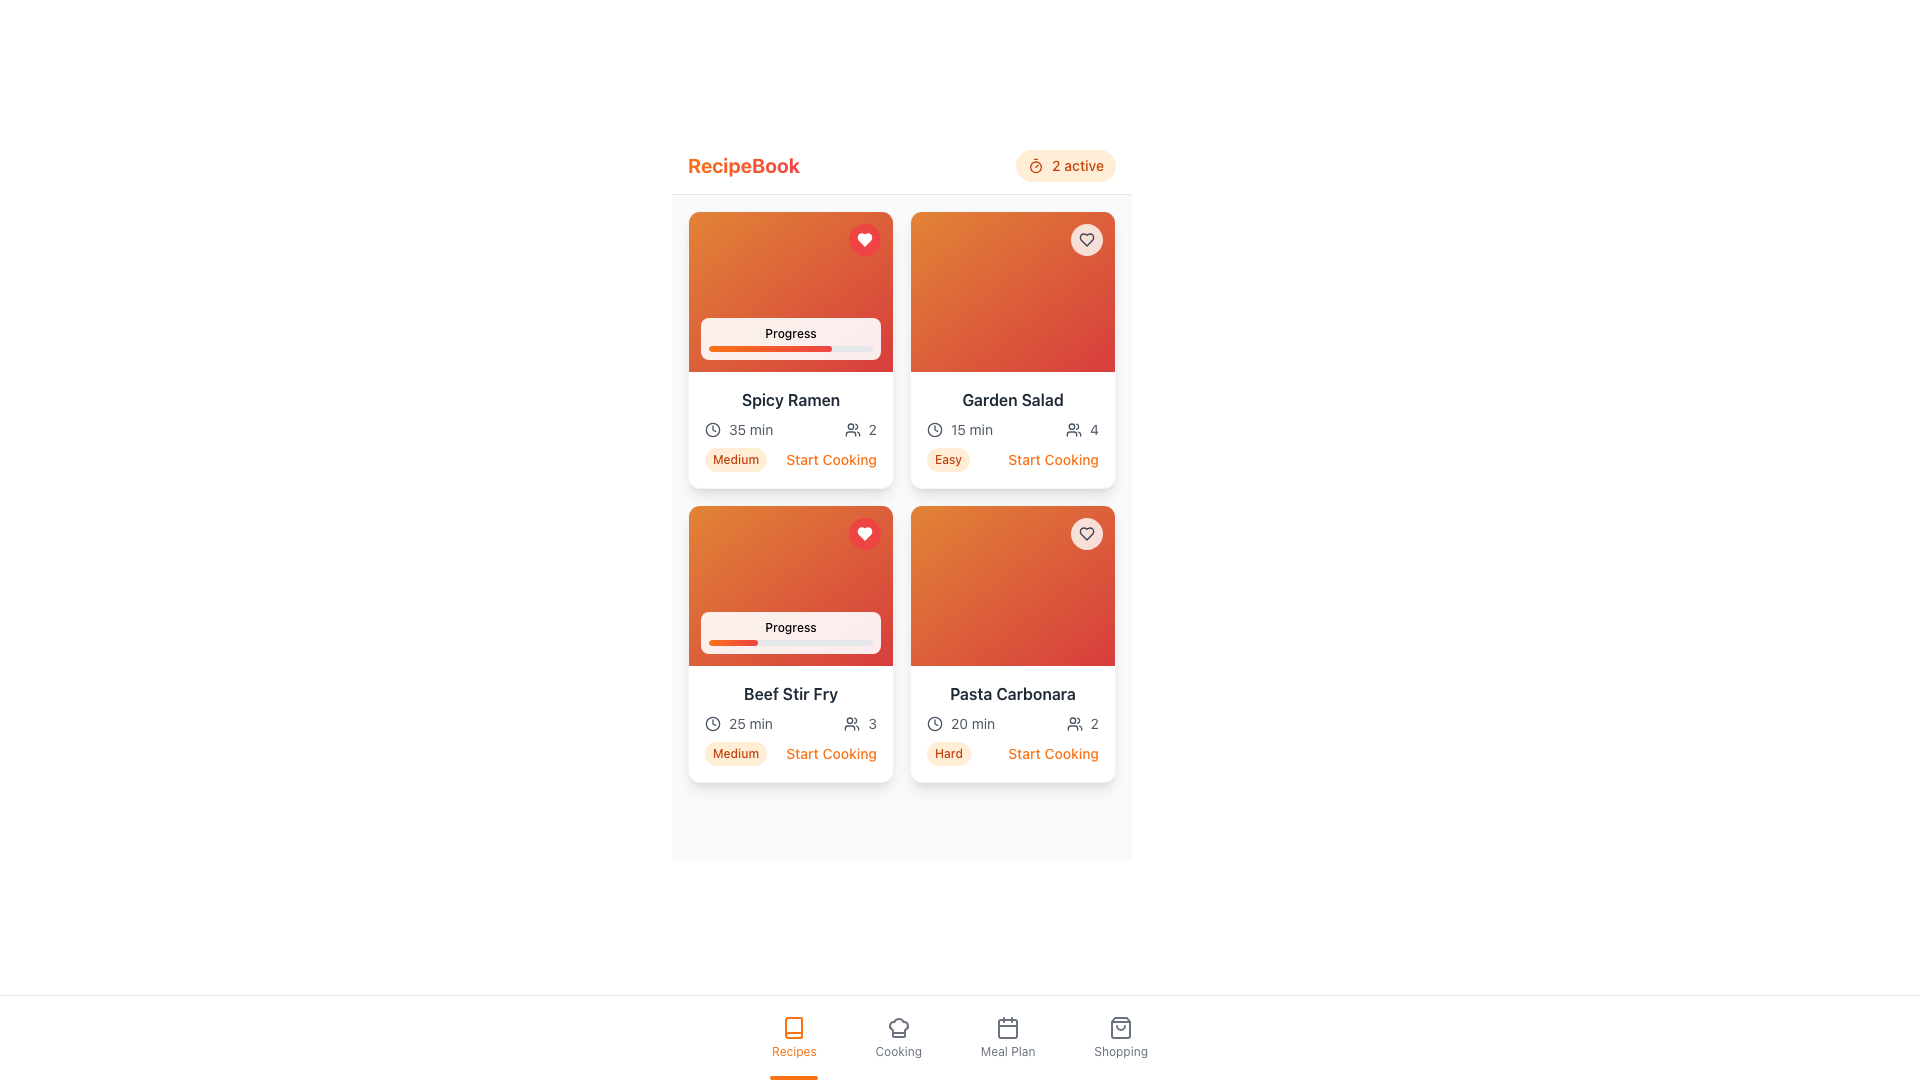 This screenshot has height=1080, width=1920. Describe the element at coordinates (1121, 1036) in the screenshot. I see `the 'Shopping' button located on the bottom navigation bar, the fourth item in the sequence` at that location.